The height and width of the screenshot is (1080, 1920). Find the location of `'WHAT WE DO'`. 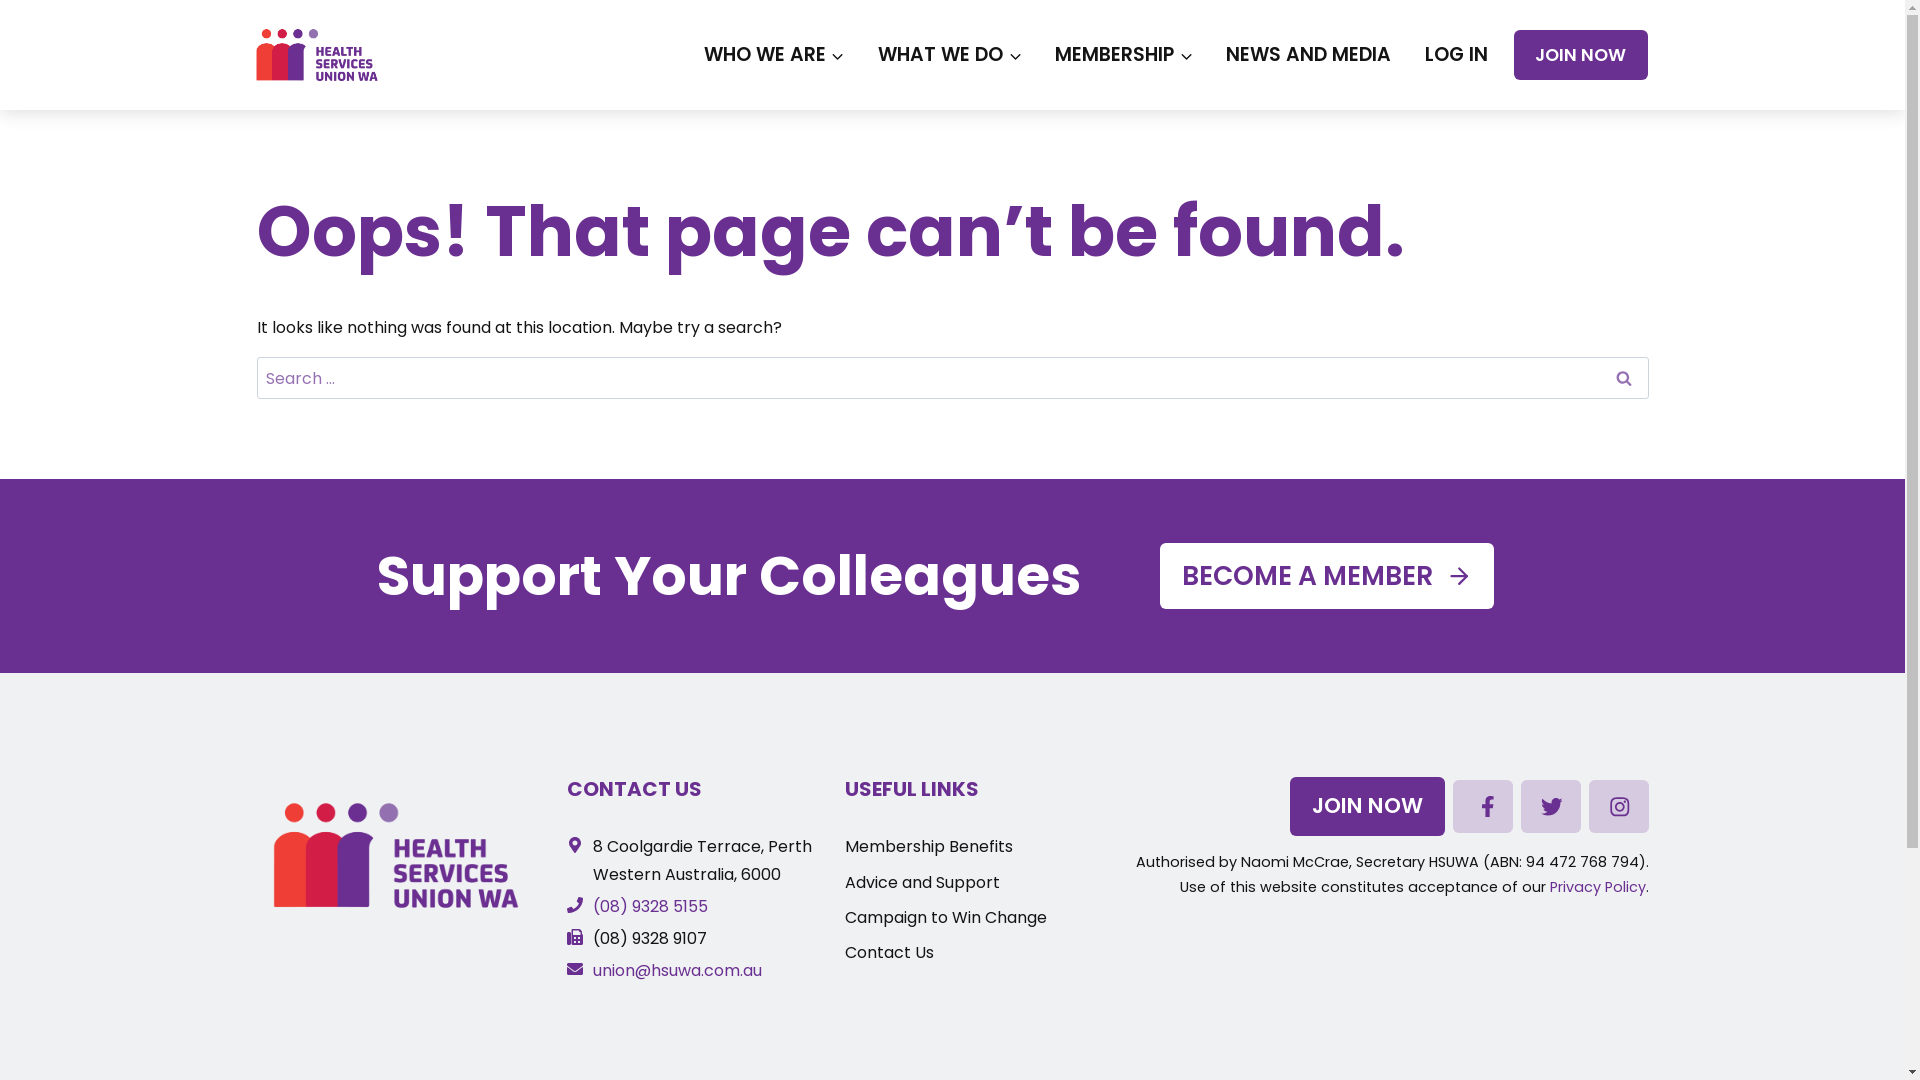

'WHAT WE DO' is located at coordinates (948, 53).